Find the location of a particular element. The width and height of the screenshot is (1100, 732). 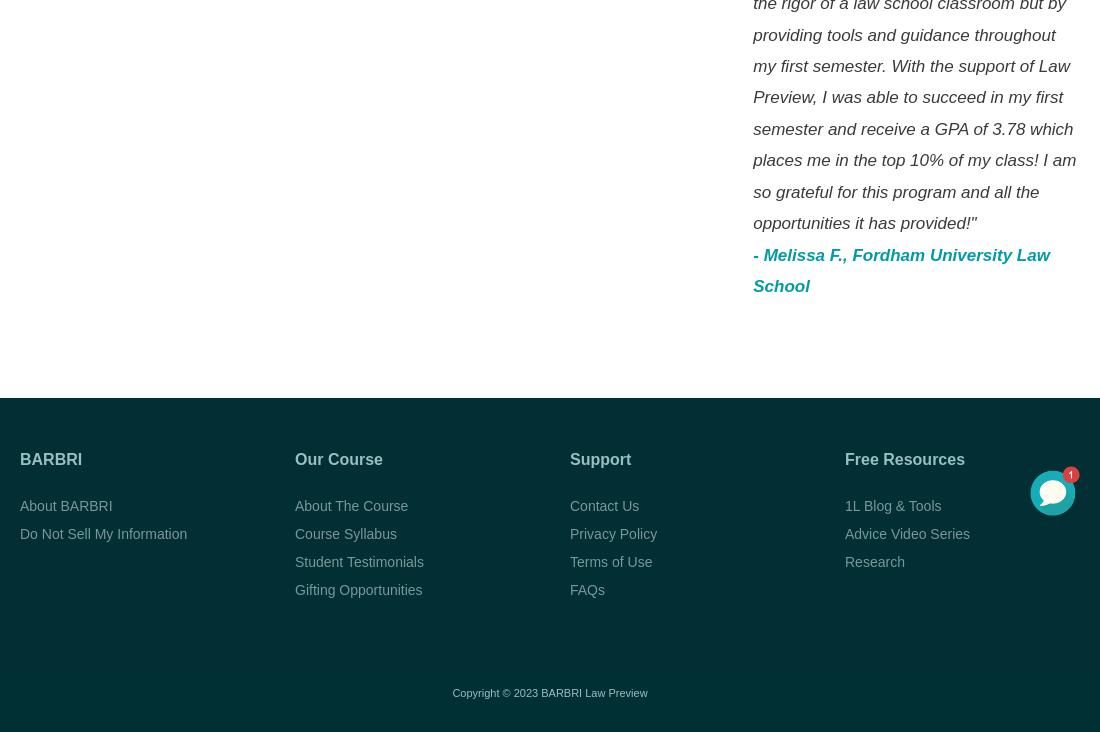

'FAQs' is located at coordinates (586, 587).